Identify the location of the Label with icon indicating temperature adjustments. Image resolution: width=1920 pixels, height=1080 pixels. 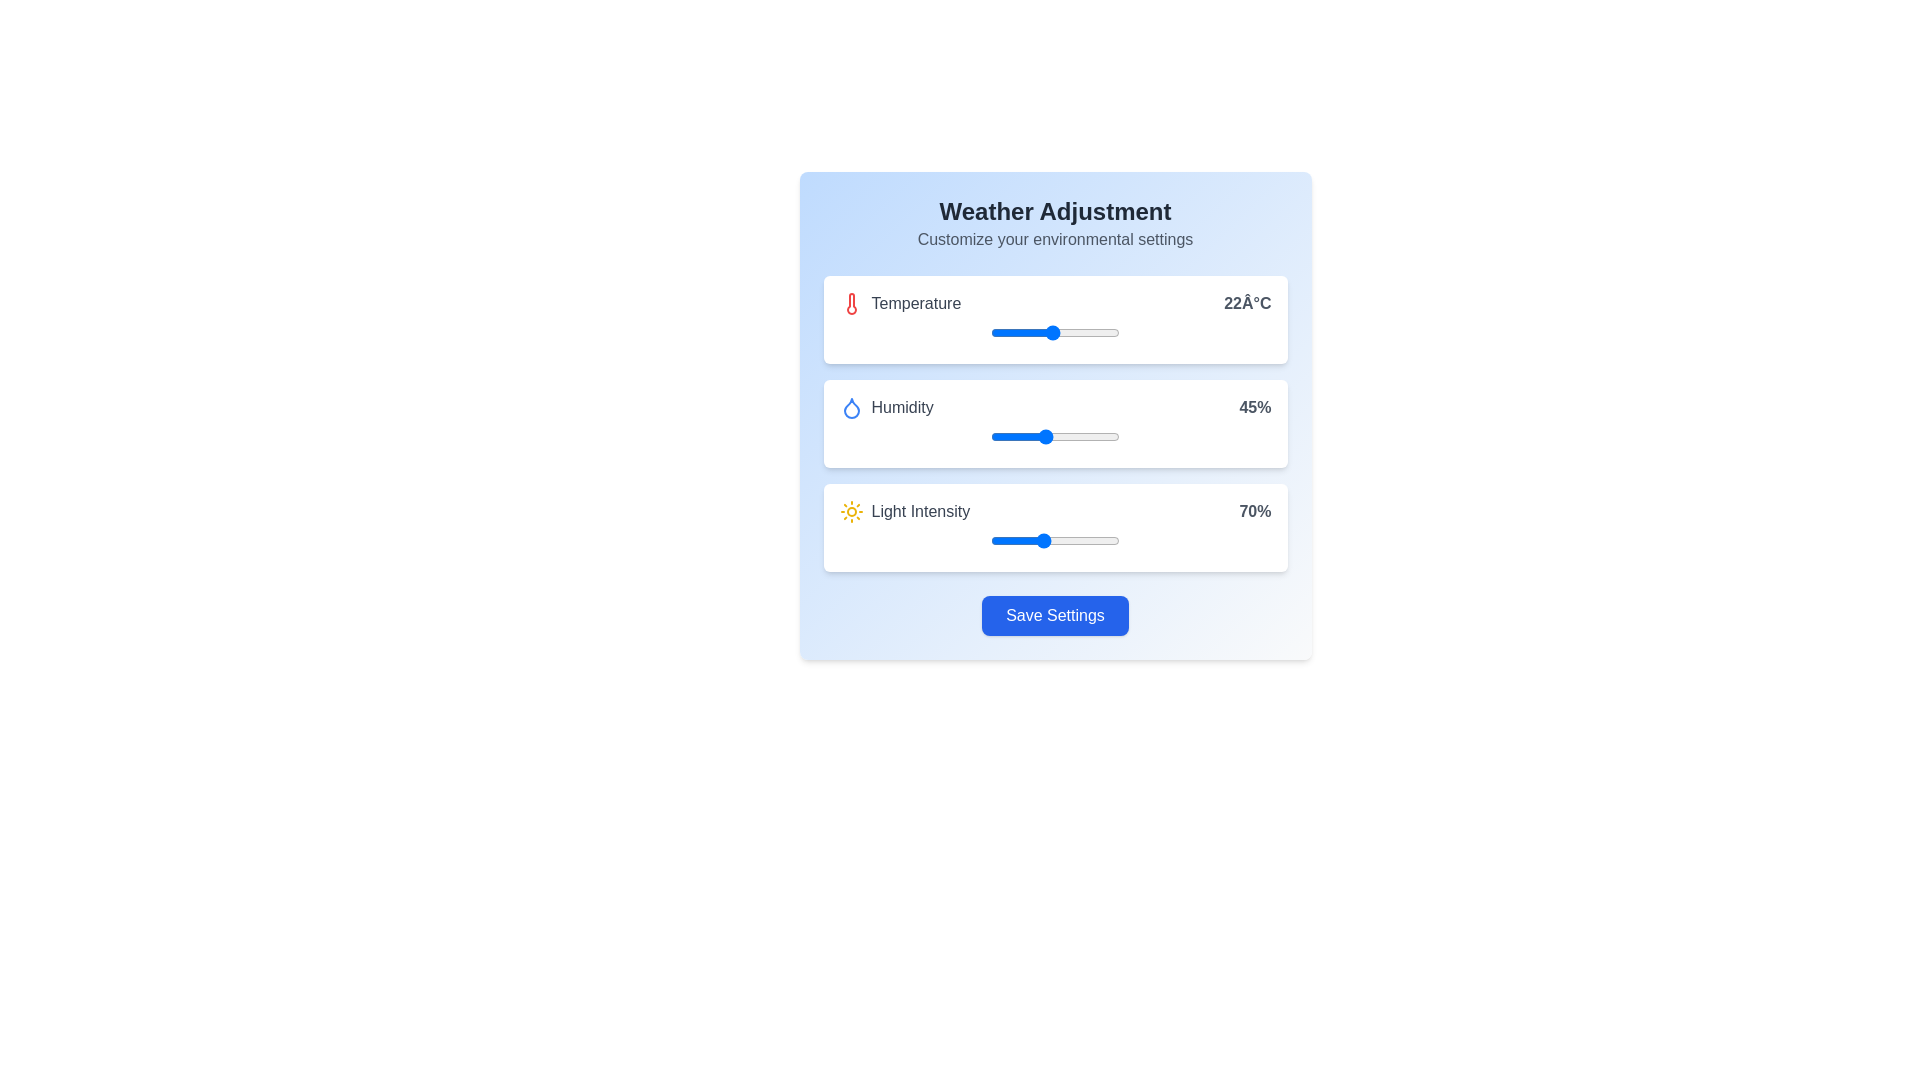
(899, 304).